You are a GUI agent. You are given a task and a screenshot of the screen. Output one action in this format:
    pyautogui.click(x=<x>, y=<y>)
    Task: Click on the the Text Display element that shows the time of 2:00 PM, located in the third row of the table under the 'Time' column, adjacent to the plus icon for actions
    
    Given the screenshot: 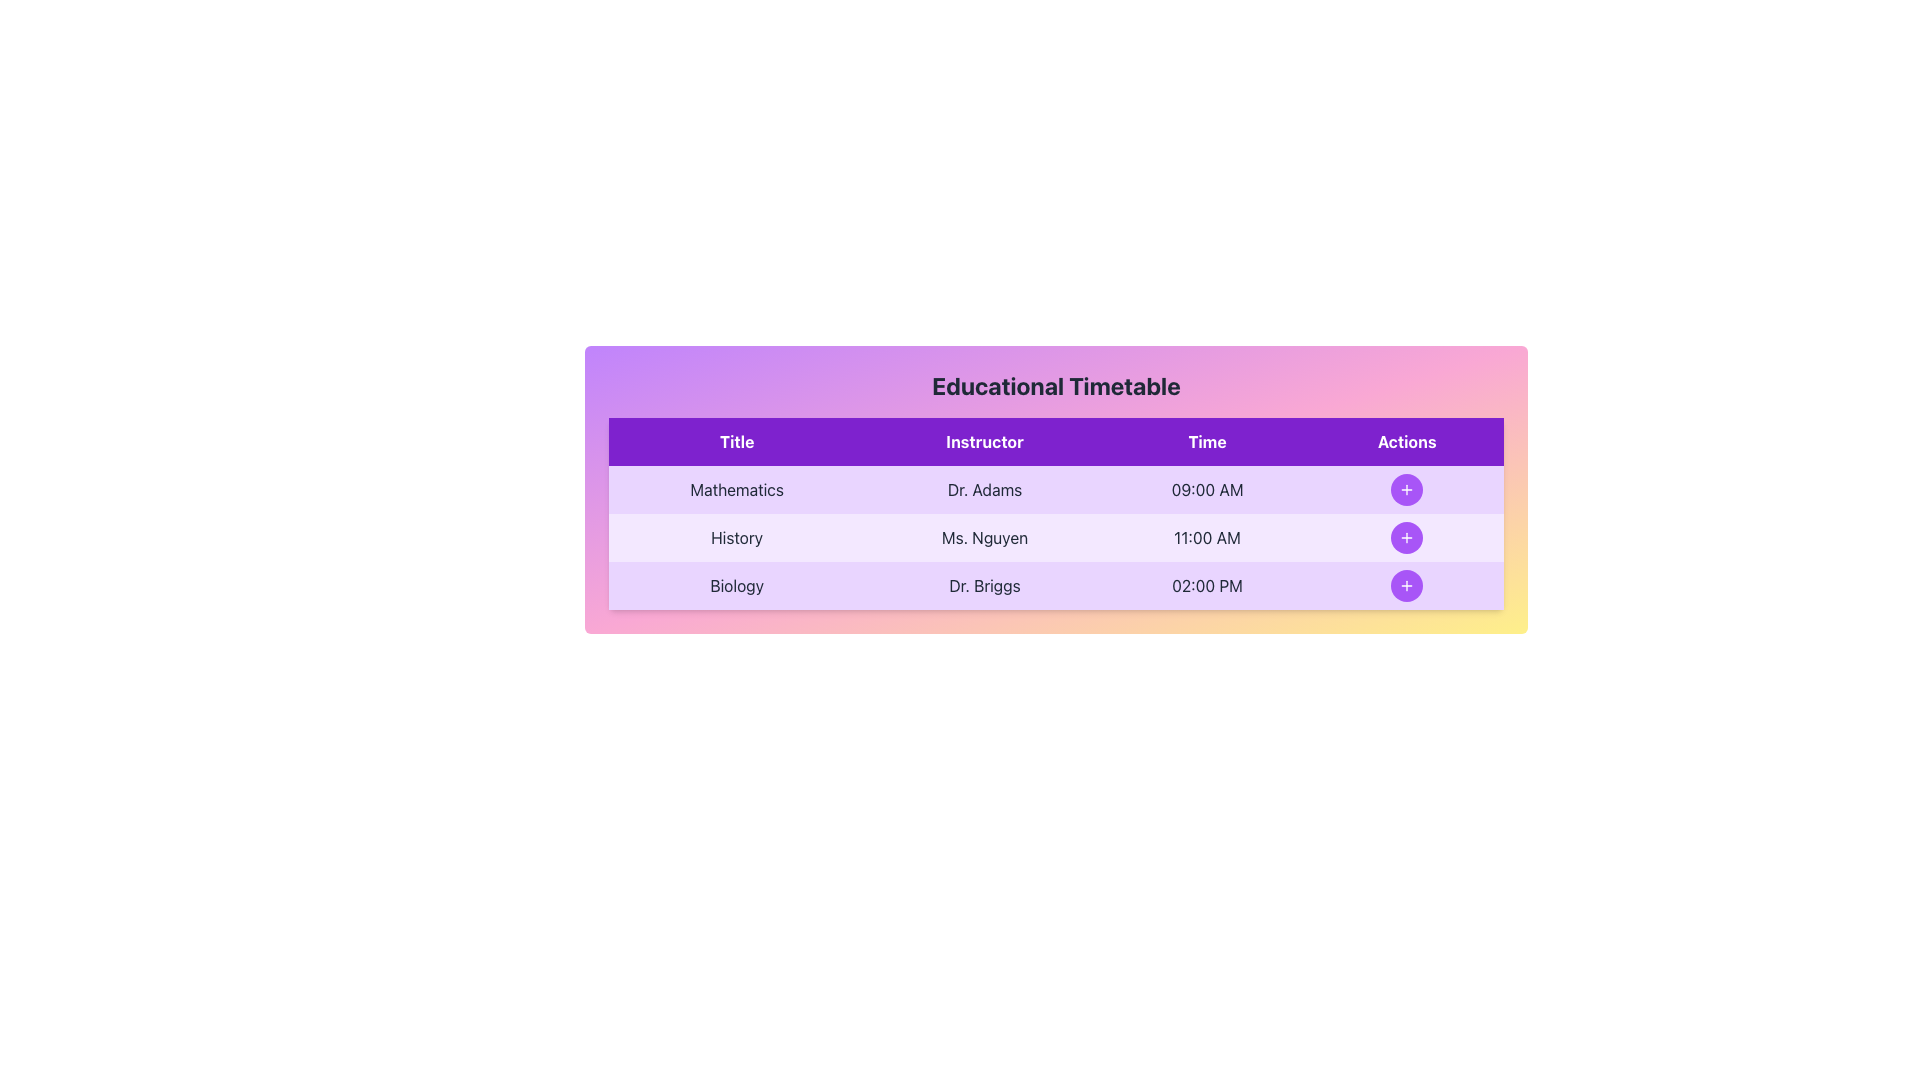 What is the action you would take?
    pyautogui.click(x=1206, y=585)
    